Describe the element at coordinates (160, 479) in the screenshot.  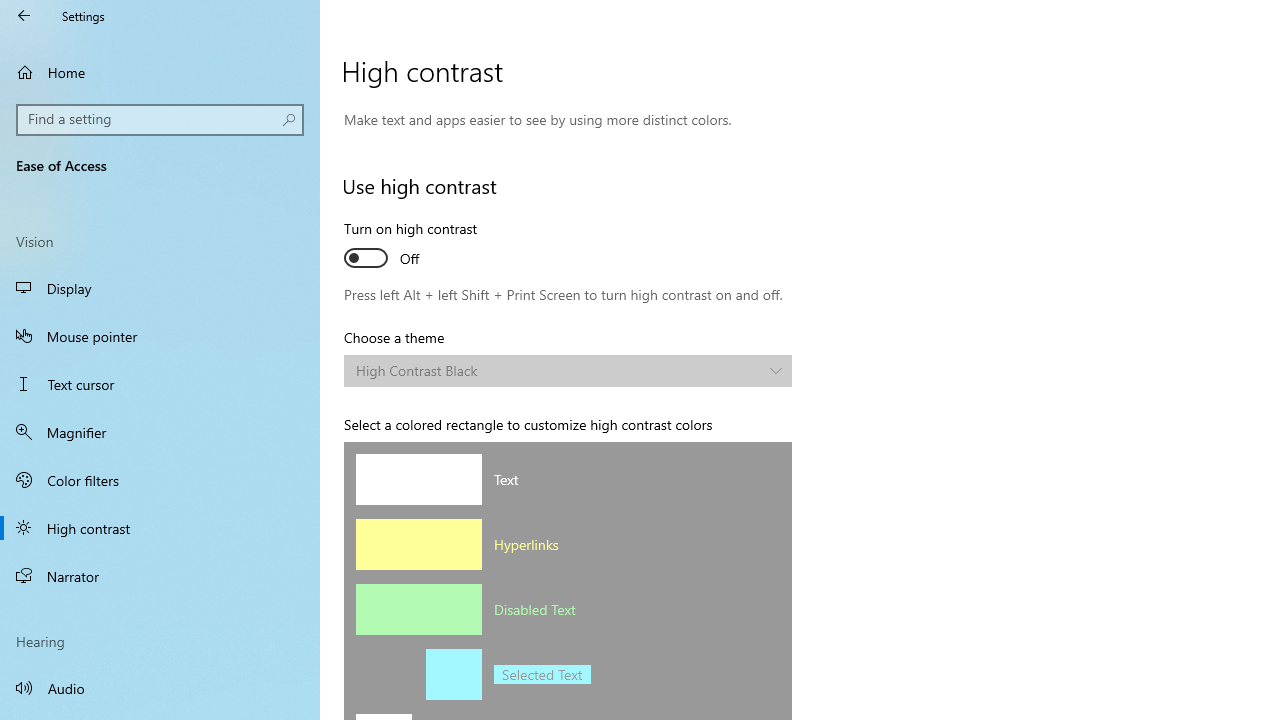
I see `'Color filters'` at that location.